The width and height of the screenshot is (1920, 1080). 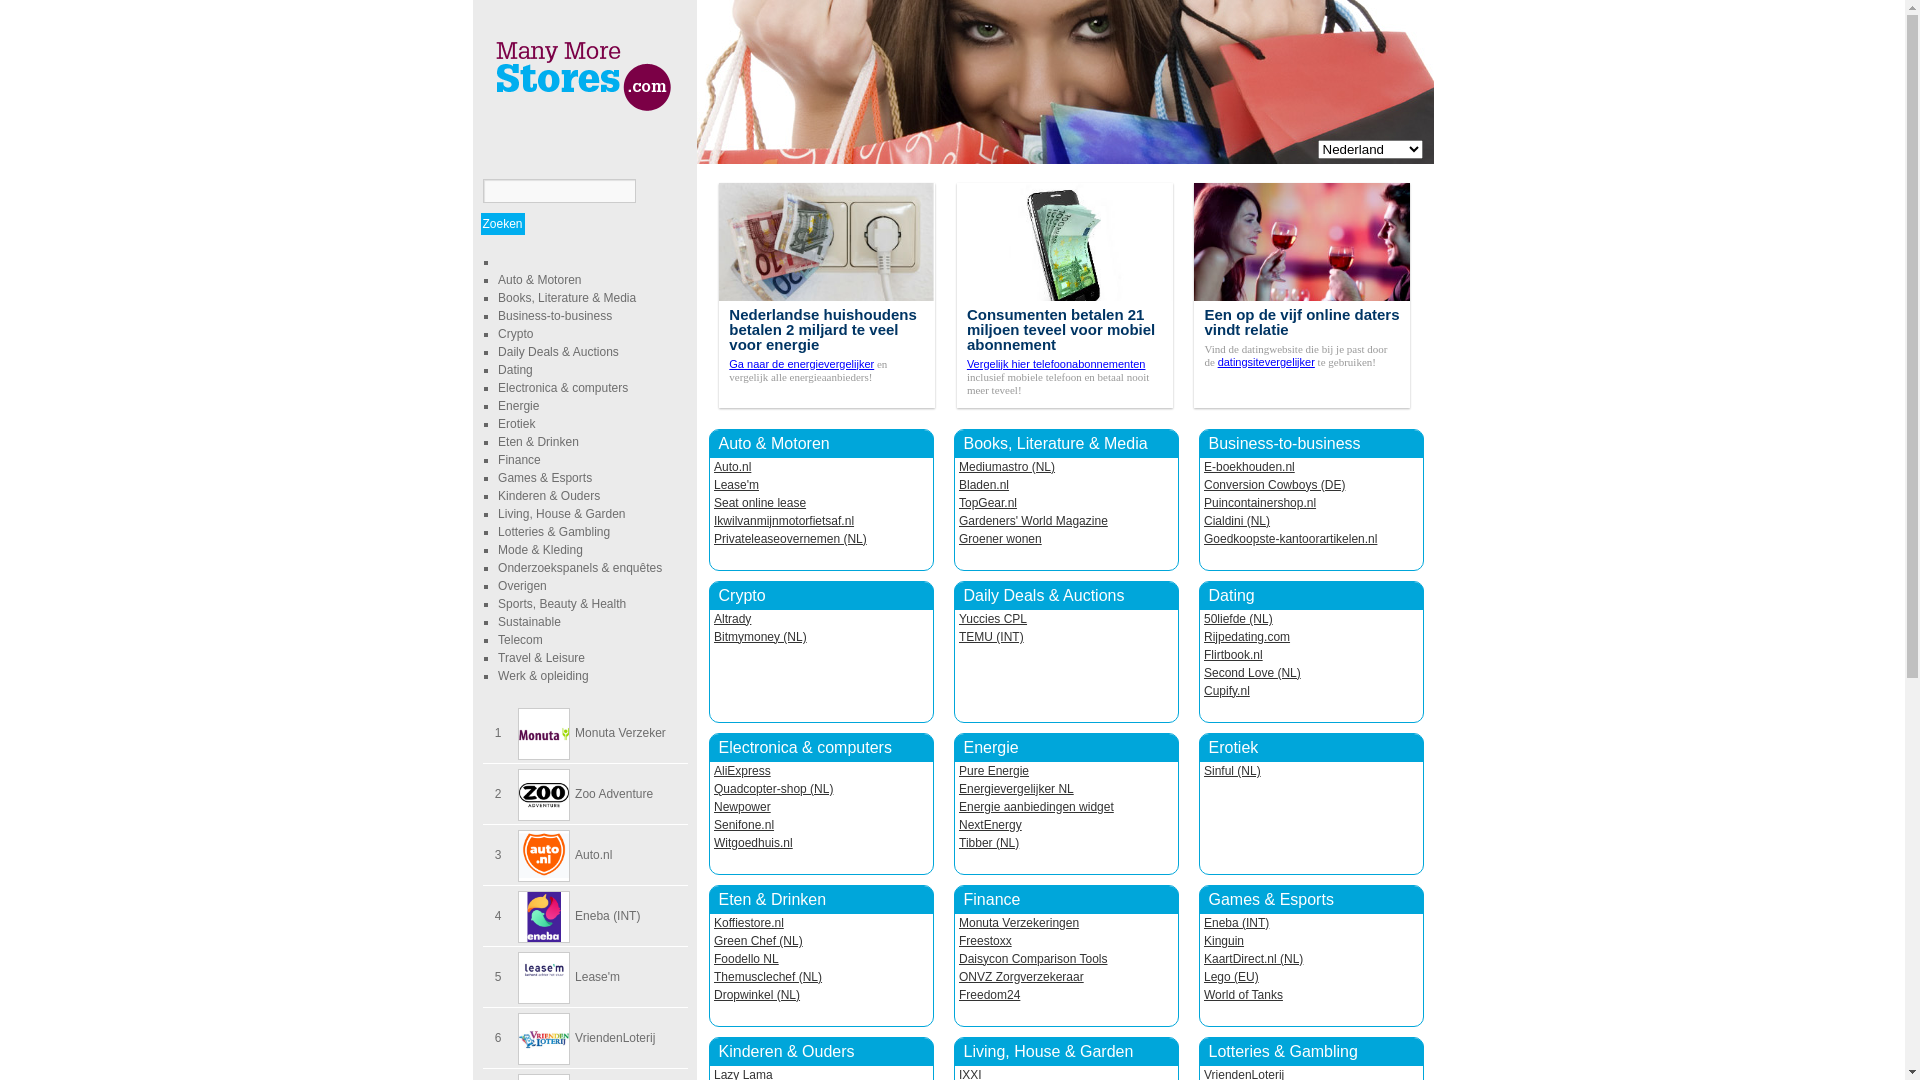 What do you see at coordinates (985, 941) in the screenshot?
I see `'Freestoxx'` at bounding box center [985, 941].